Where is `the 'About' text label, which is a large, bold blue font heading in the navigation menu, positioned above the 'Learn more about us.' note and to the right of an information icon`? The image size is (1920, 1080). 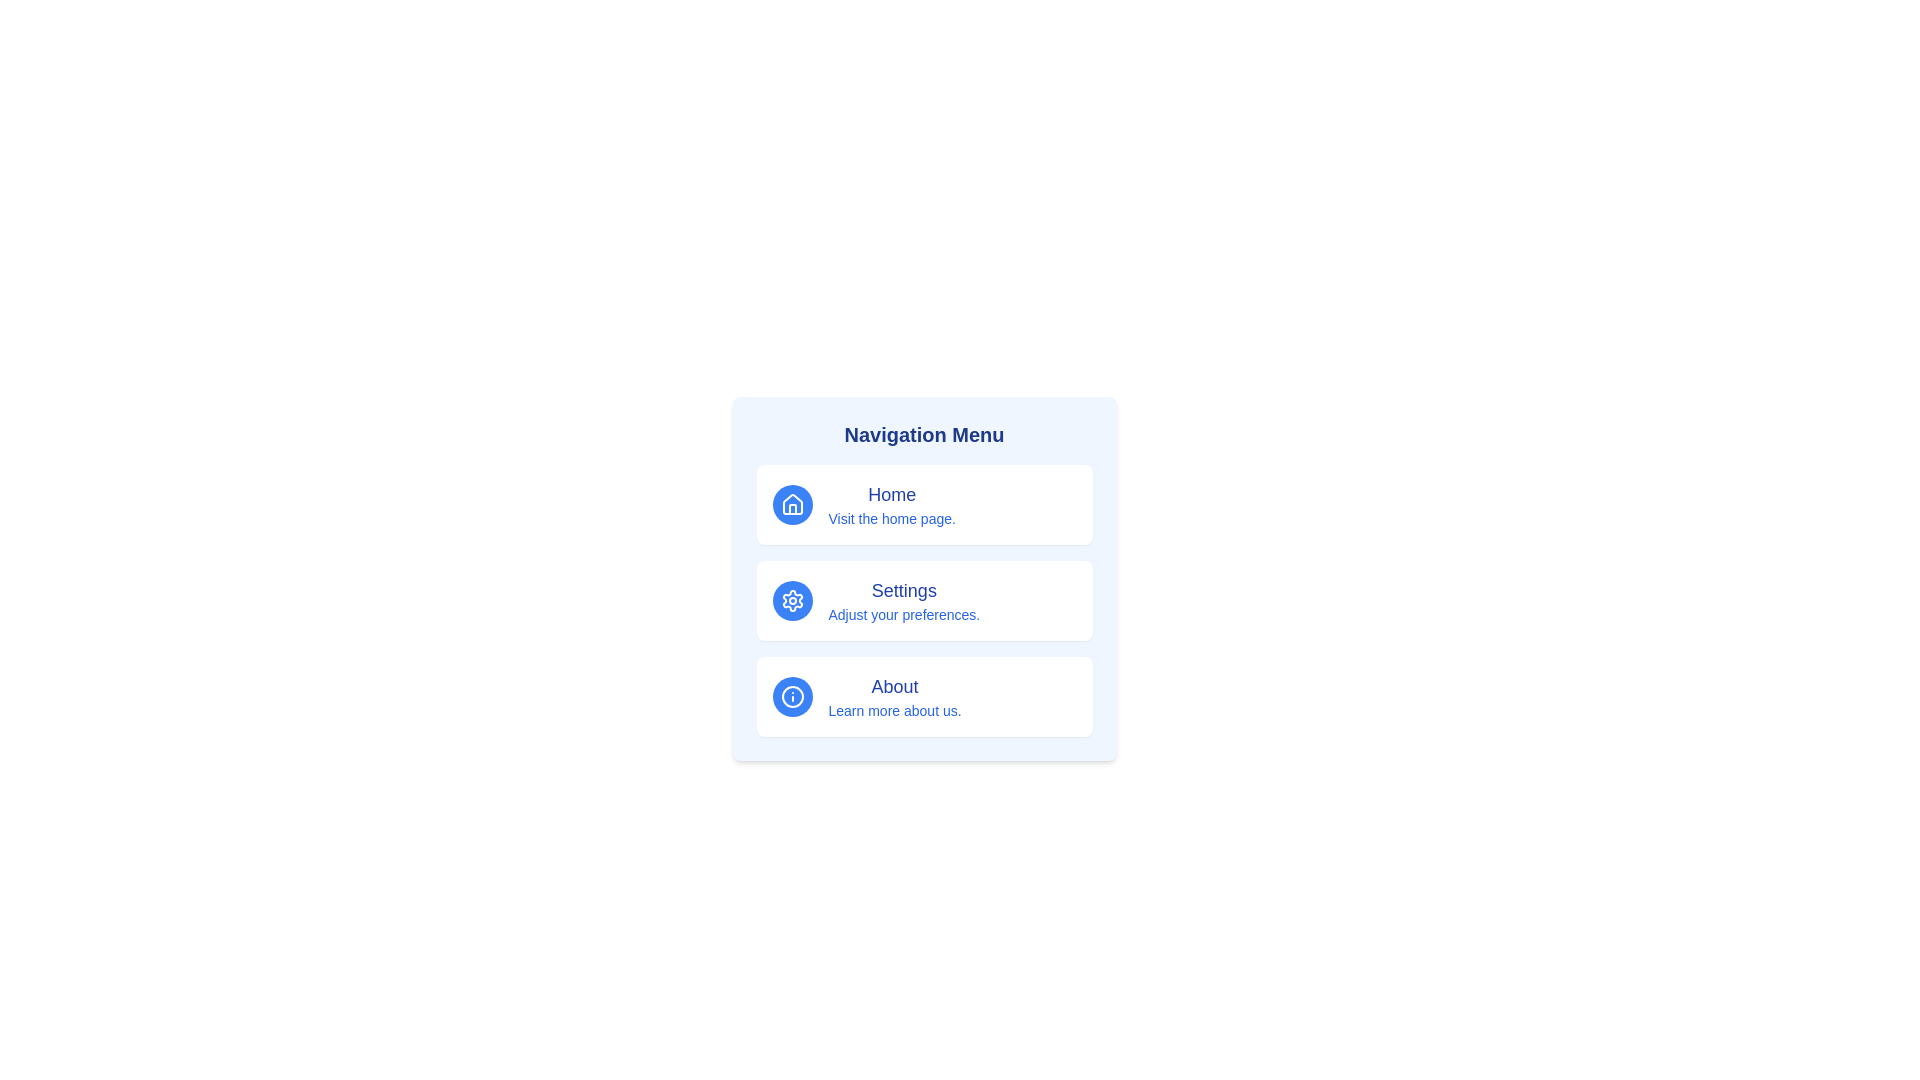 the 'About' text label, which is a large, bold blue font heading in the navigation menu, positioned above the 'Learn more about us.' note and to the right of an information icon is located at coordinates (894, 685).